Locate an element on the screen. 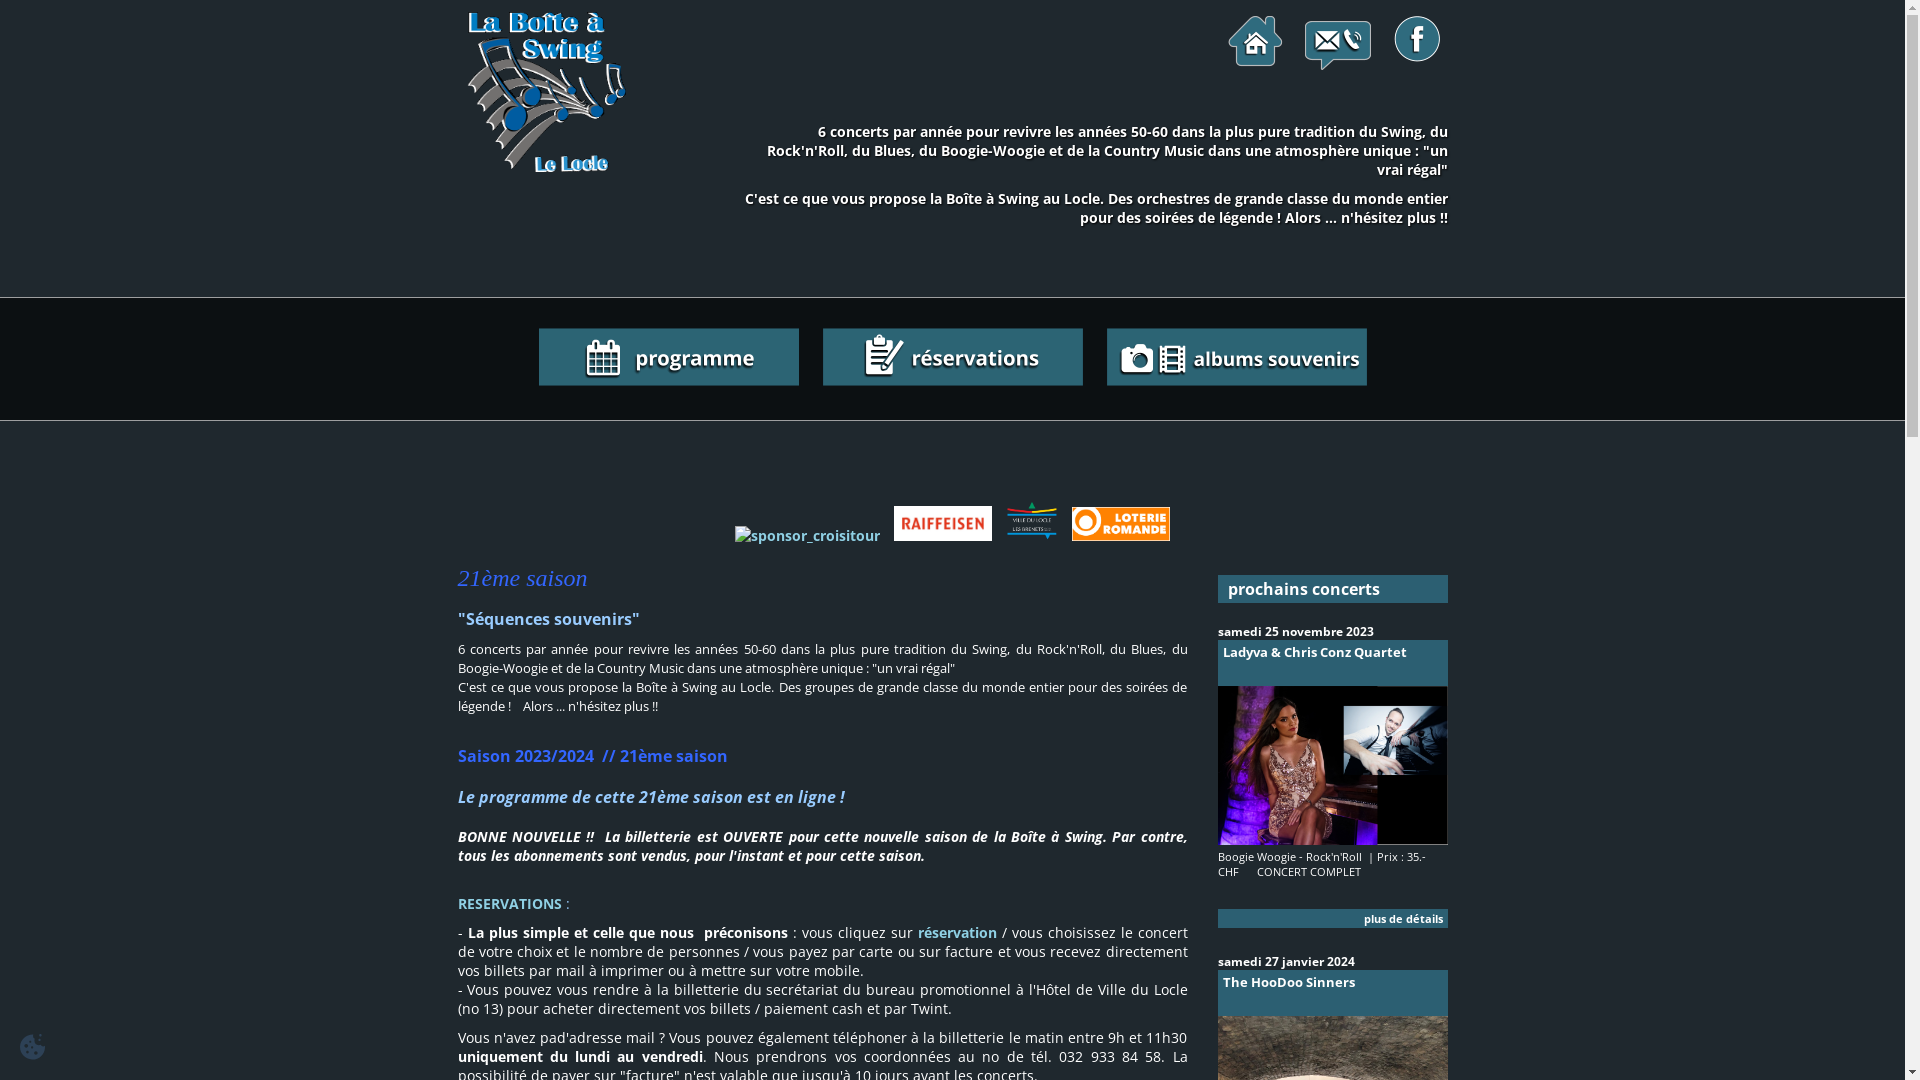  'RESERVATIONS' is located at coordinates (456, 903).